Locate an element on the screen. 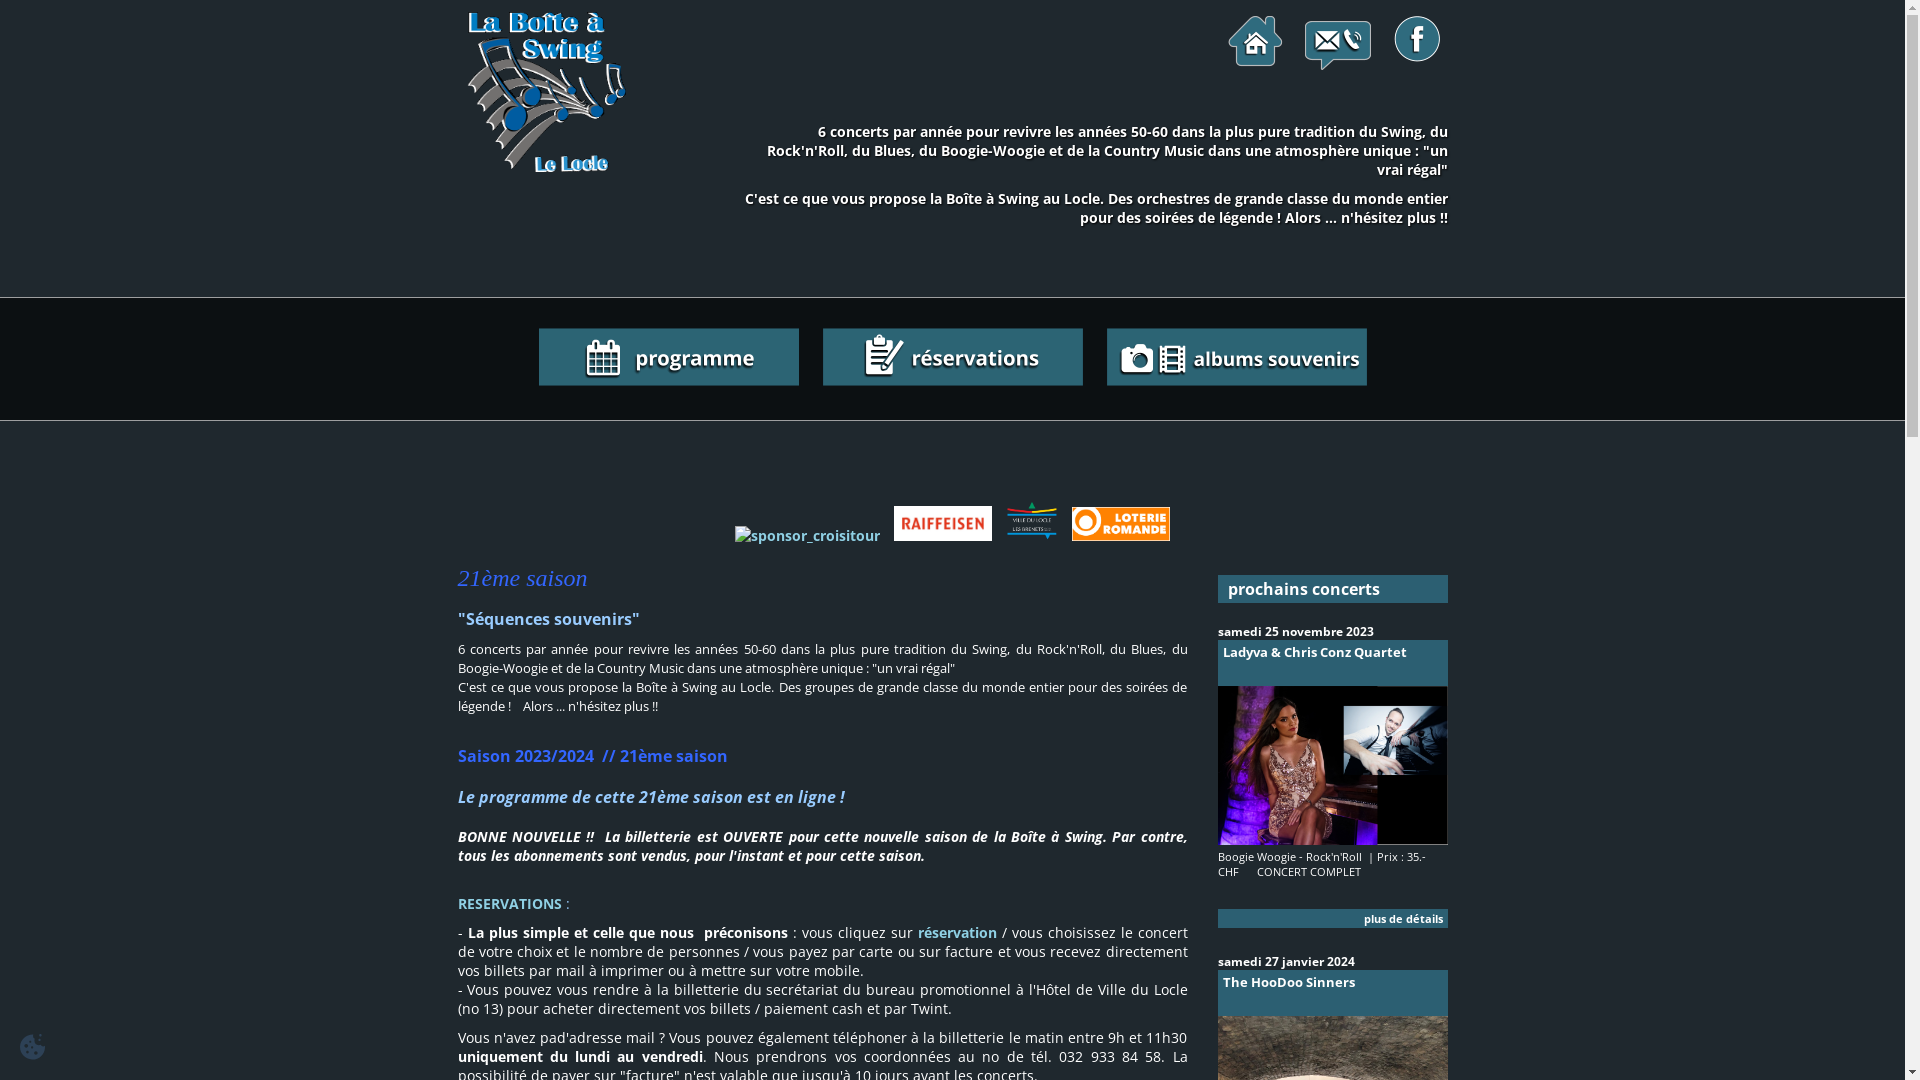  'RESERVATIONS' is located at coordinates (456, 903).